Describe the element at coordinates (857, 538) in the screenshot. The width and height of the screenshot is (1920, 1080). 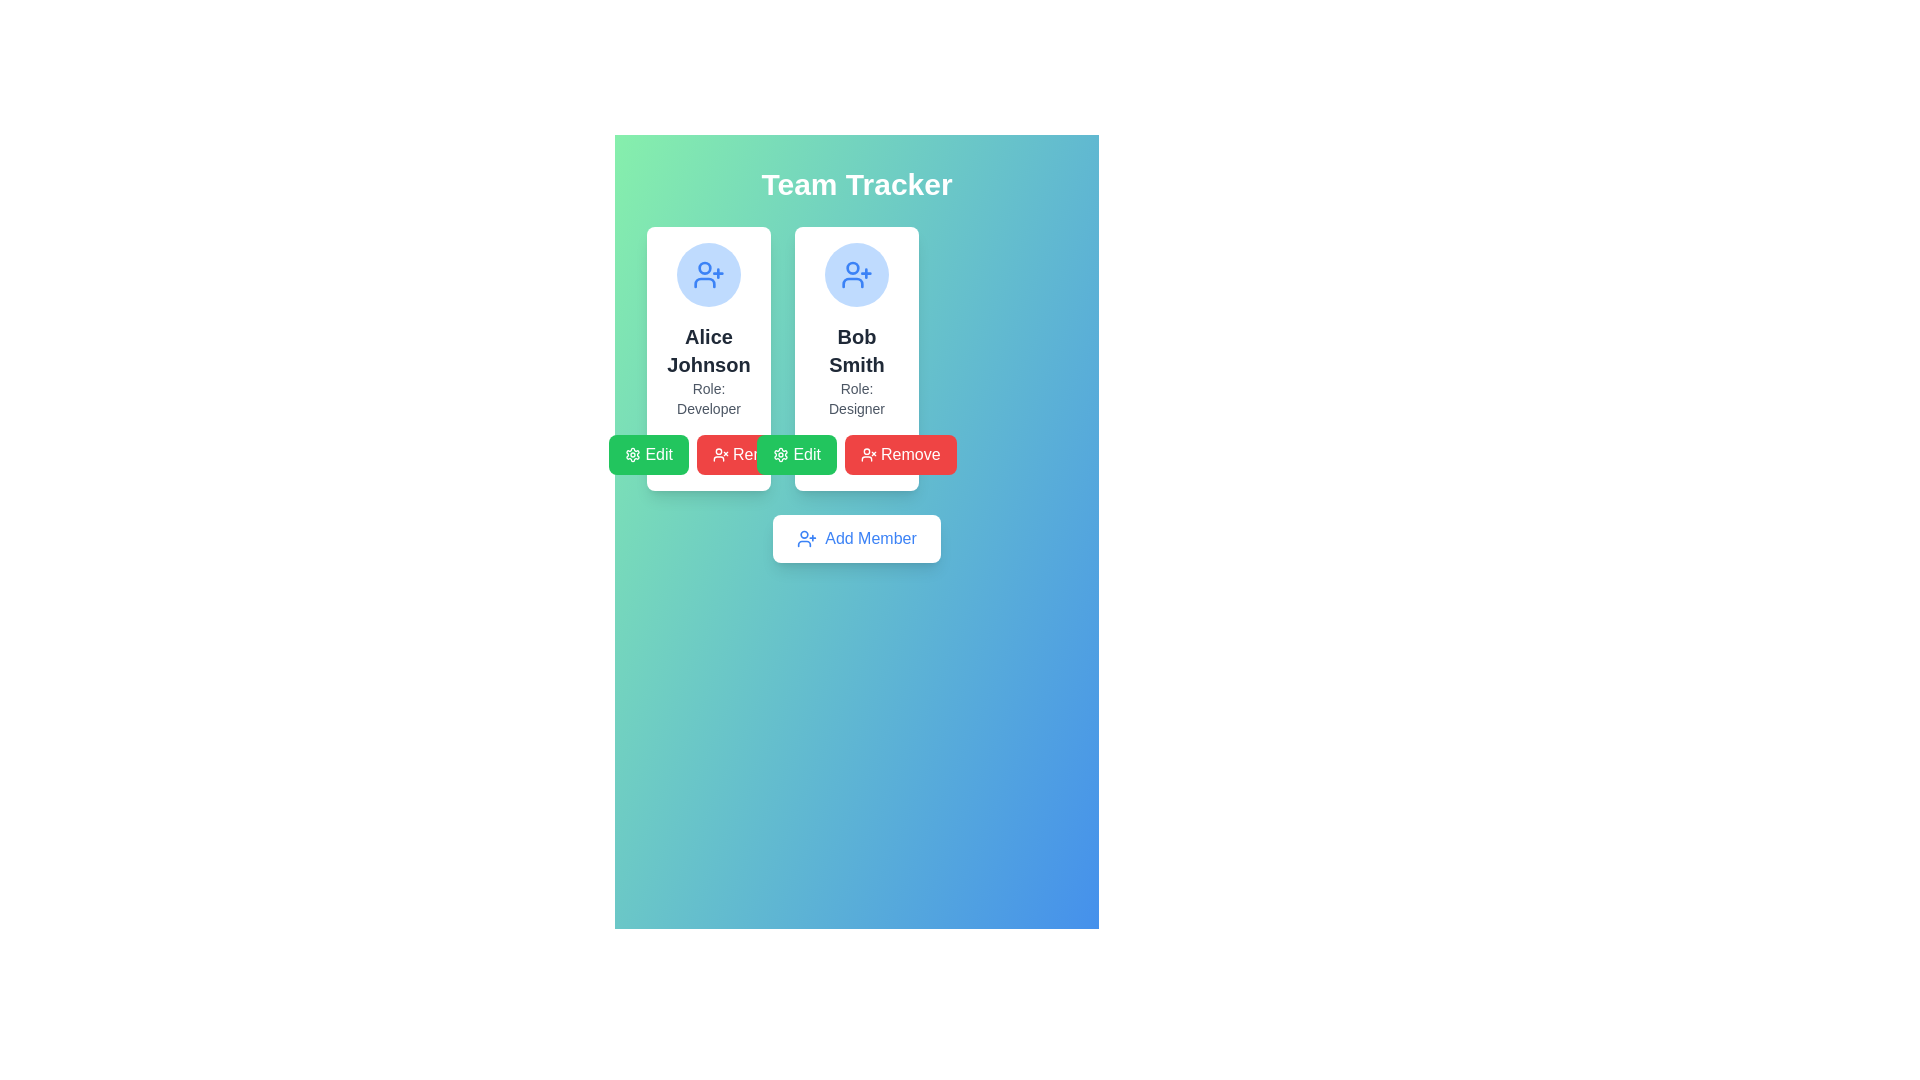
I see `the button for adding a new team member located at the bottom of the section below the user cards for 'Alice Johnson' and 'Bob Smith'` at that location.